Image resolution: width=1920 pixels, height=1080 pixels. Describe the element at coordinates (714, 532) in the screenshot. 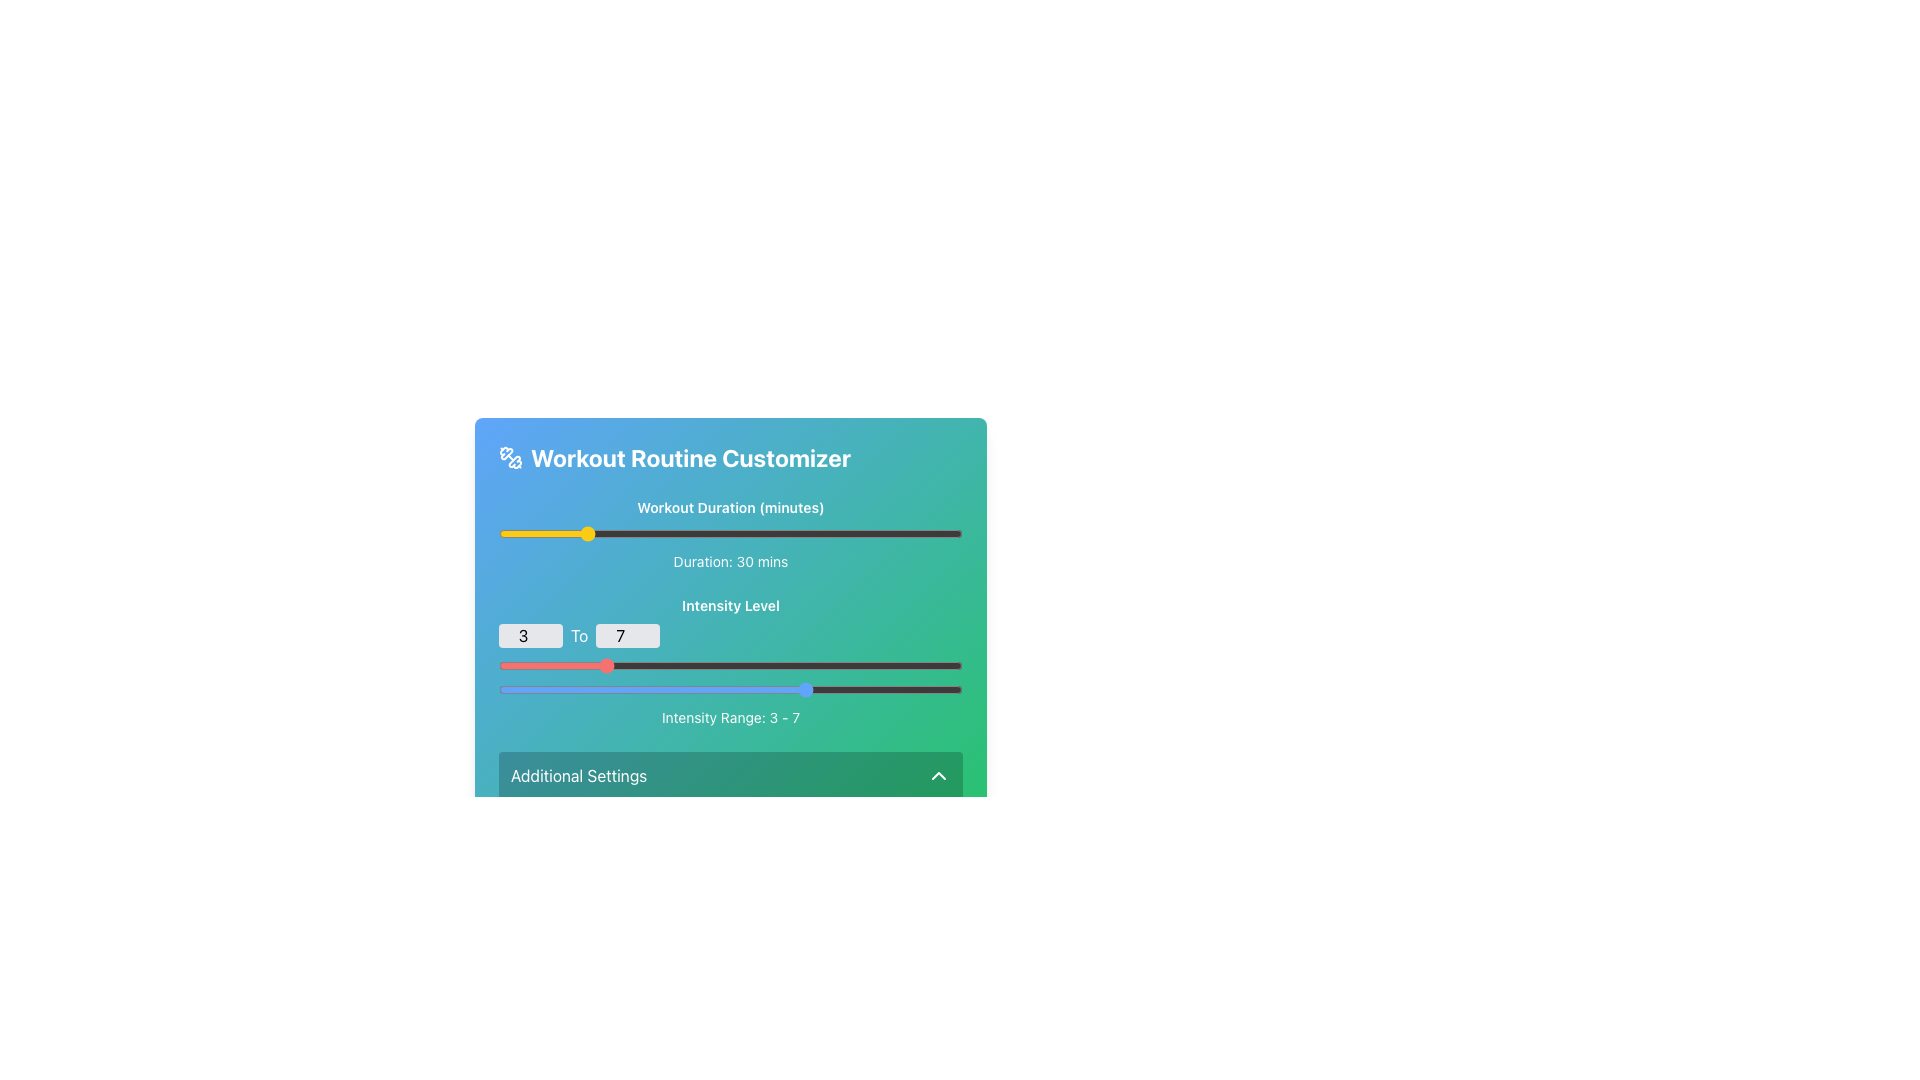

I see `workout duration` at that location.